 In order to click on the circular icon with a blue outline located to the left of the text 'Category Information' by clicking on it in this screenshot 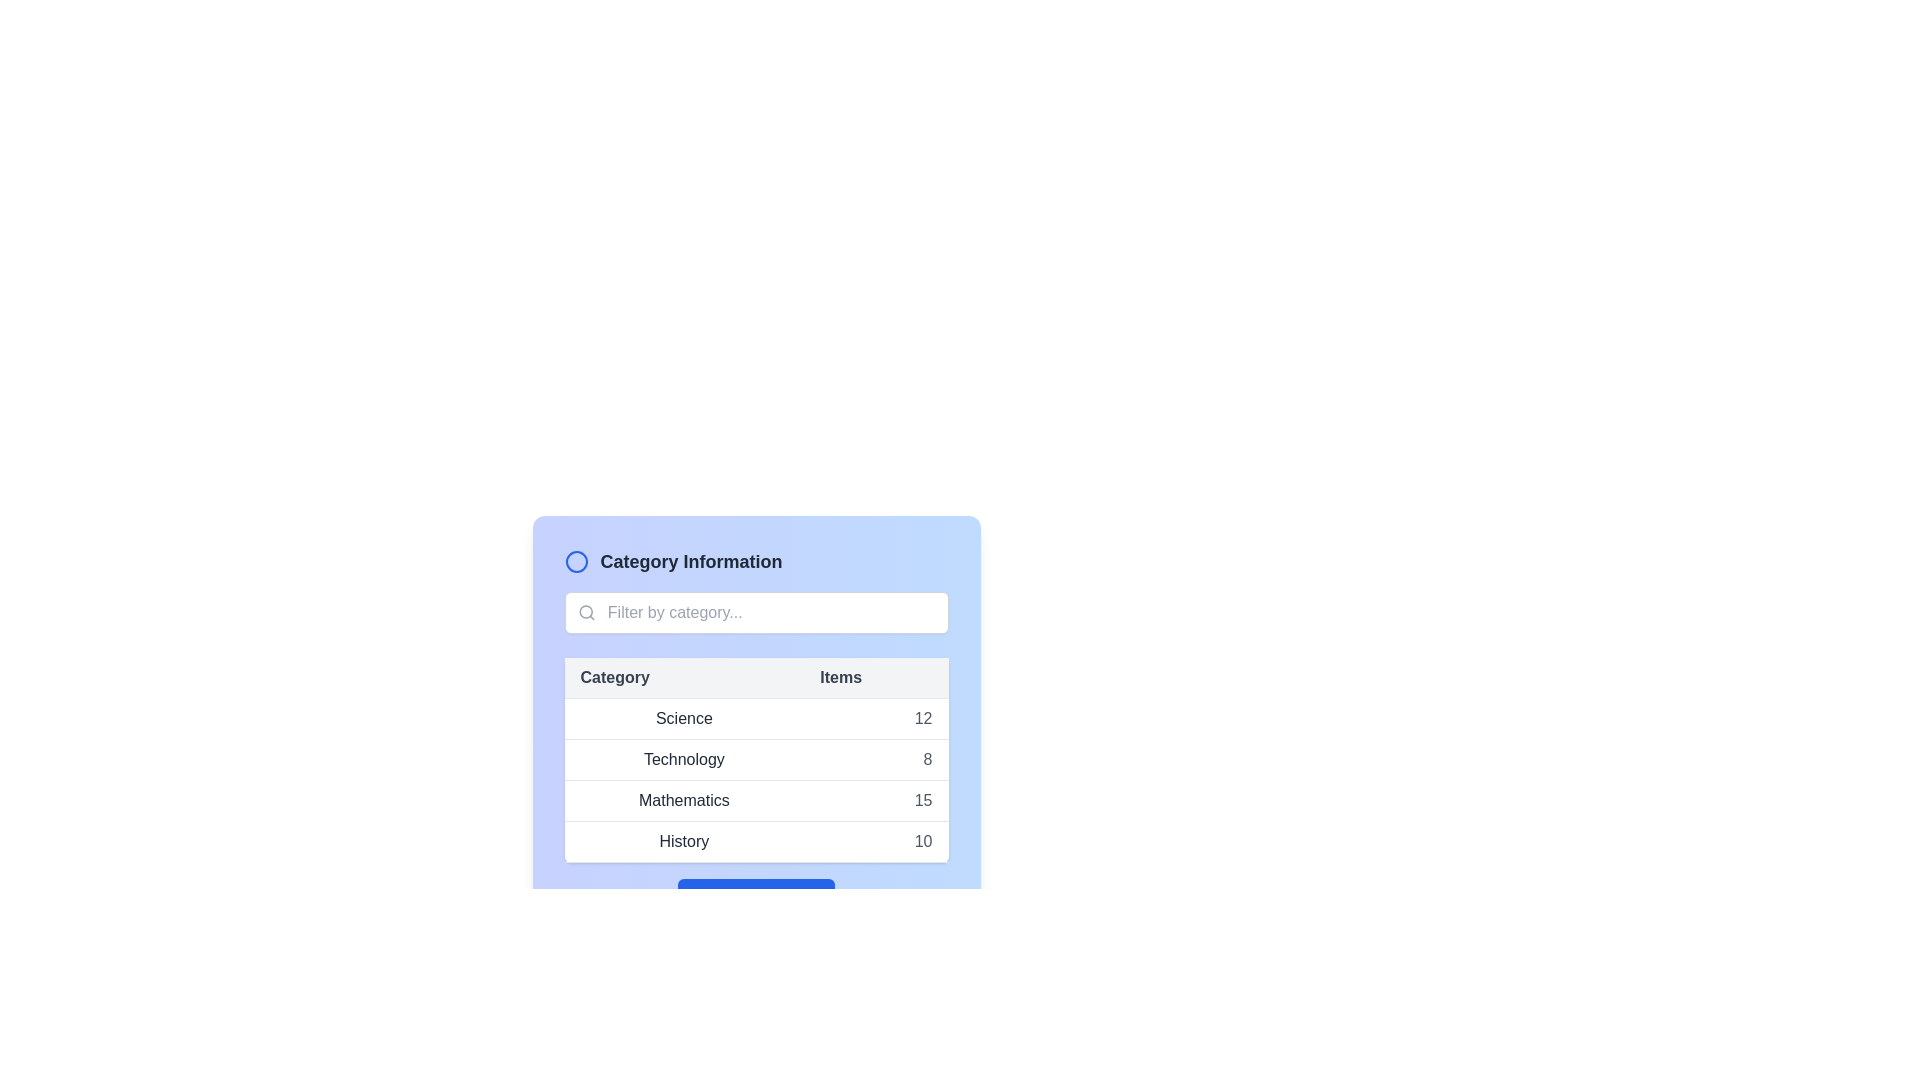, I will do `click(575, 562)`.